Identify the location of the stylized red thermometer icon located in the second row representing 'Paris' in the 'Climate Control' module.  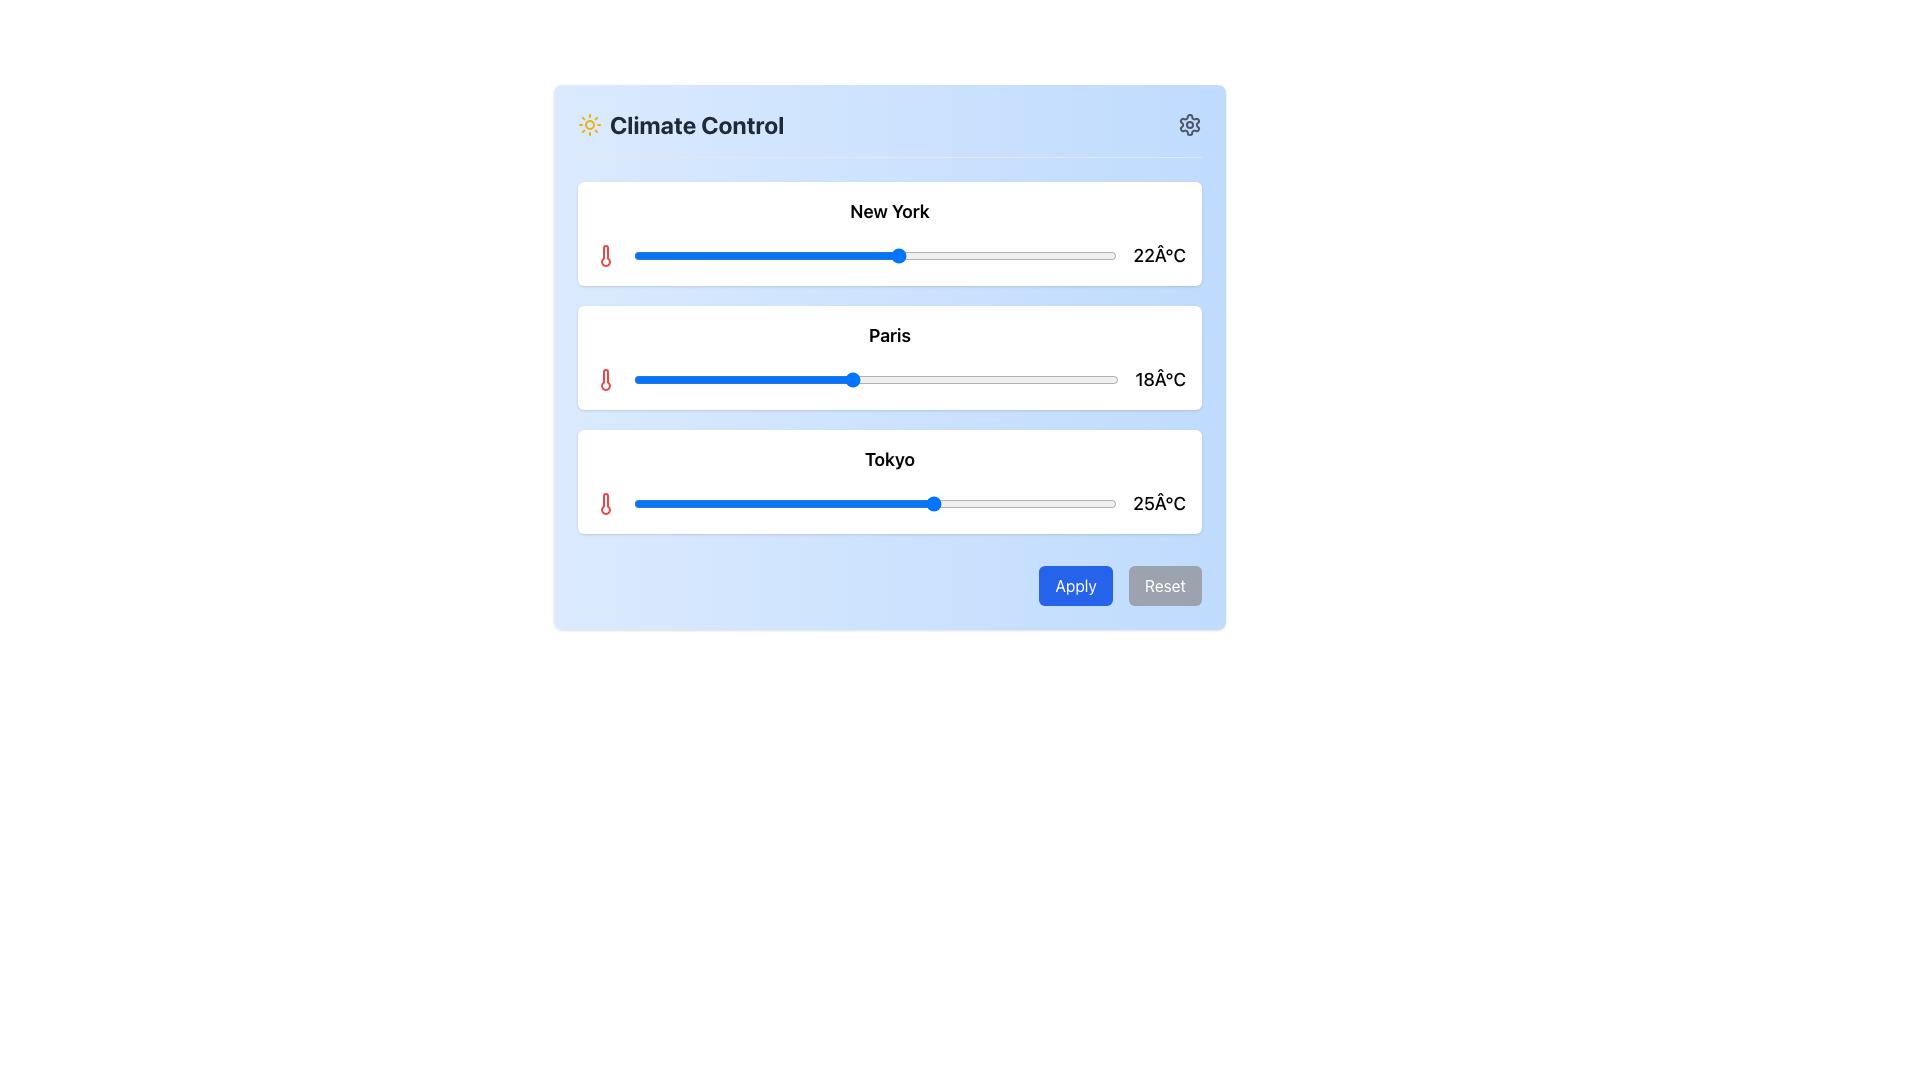
(604, 380).